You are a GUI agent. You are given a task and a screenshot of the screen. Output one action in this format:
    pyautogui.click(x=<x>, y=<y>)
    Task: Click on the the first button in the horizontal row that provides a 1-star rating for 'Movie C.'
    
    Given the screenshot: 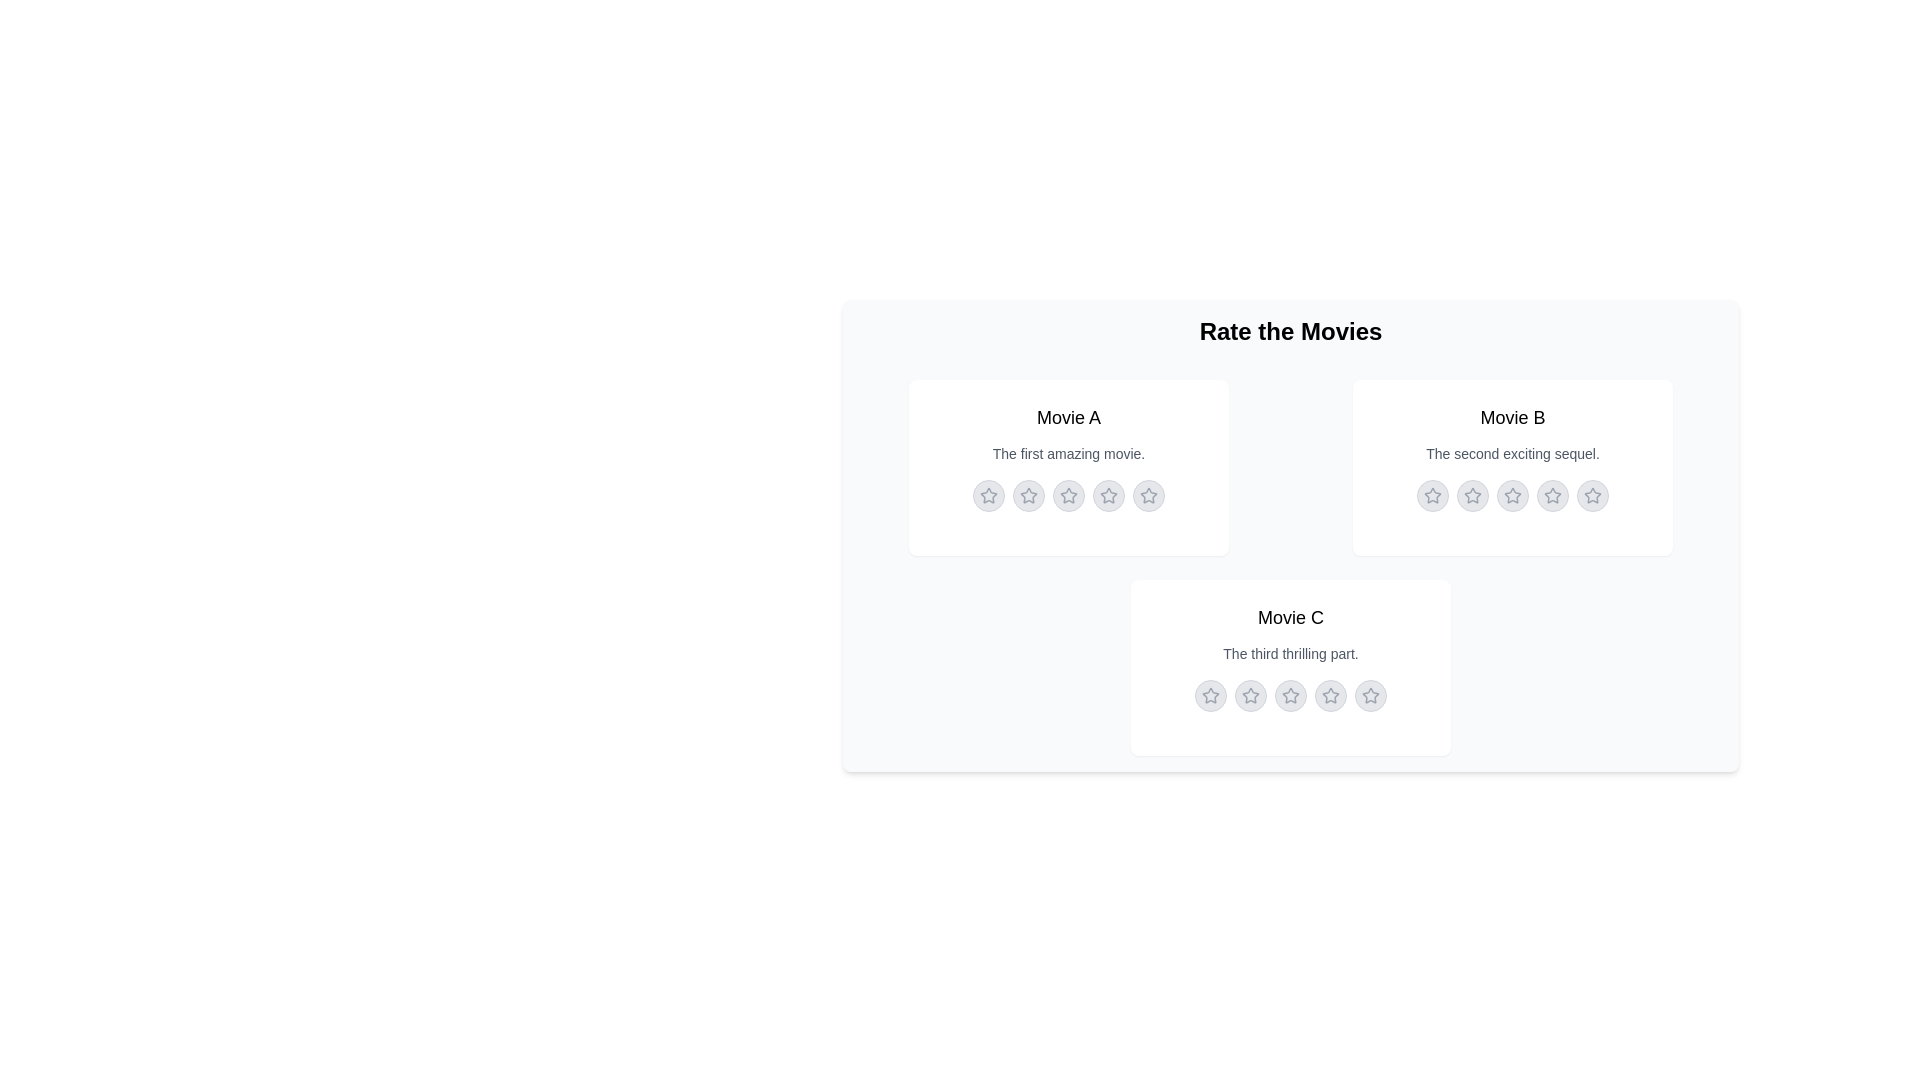 What is the action you would take?
    pyautogui.click(x=1209, y=694)
    